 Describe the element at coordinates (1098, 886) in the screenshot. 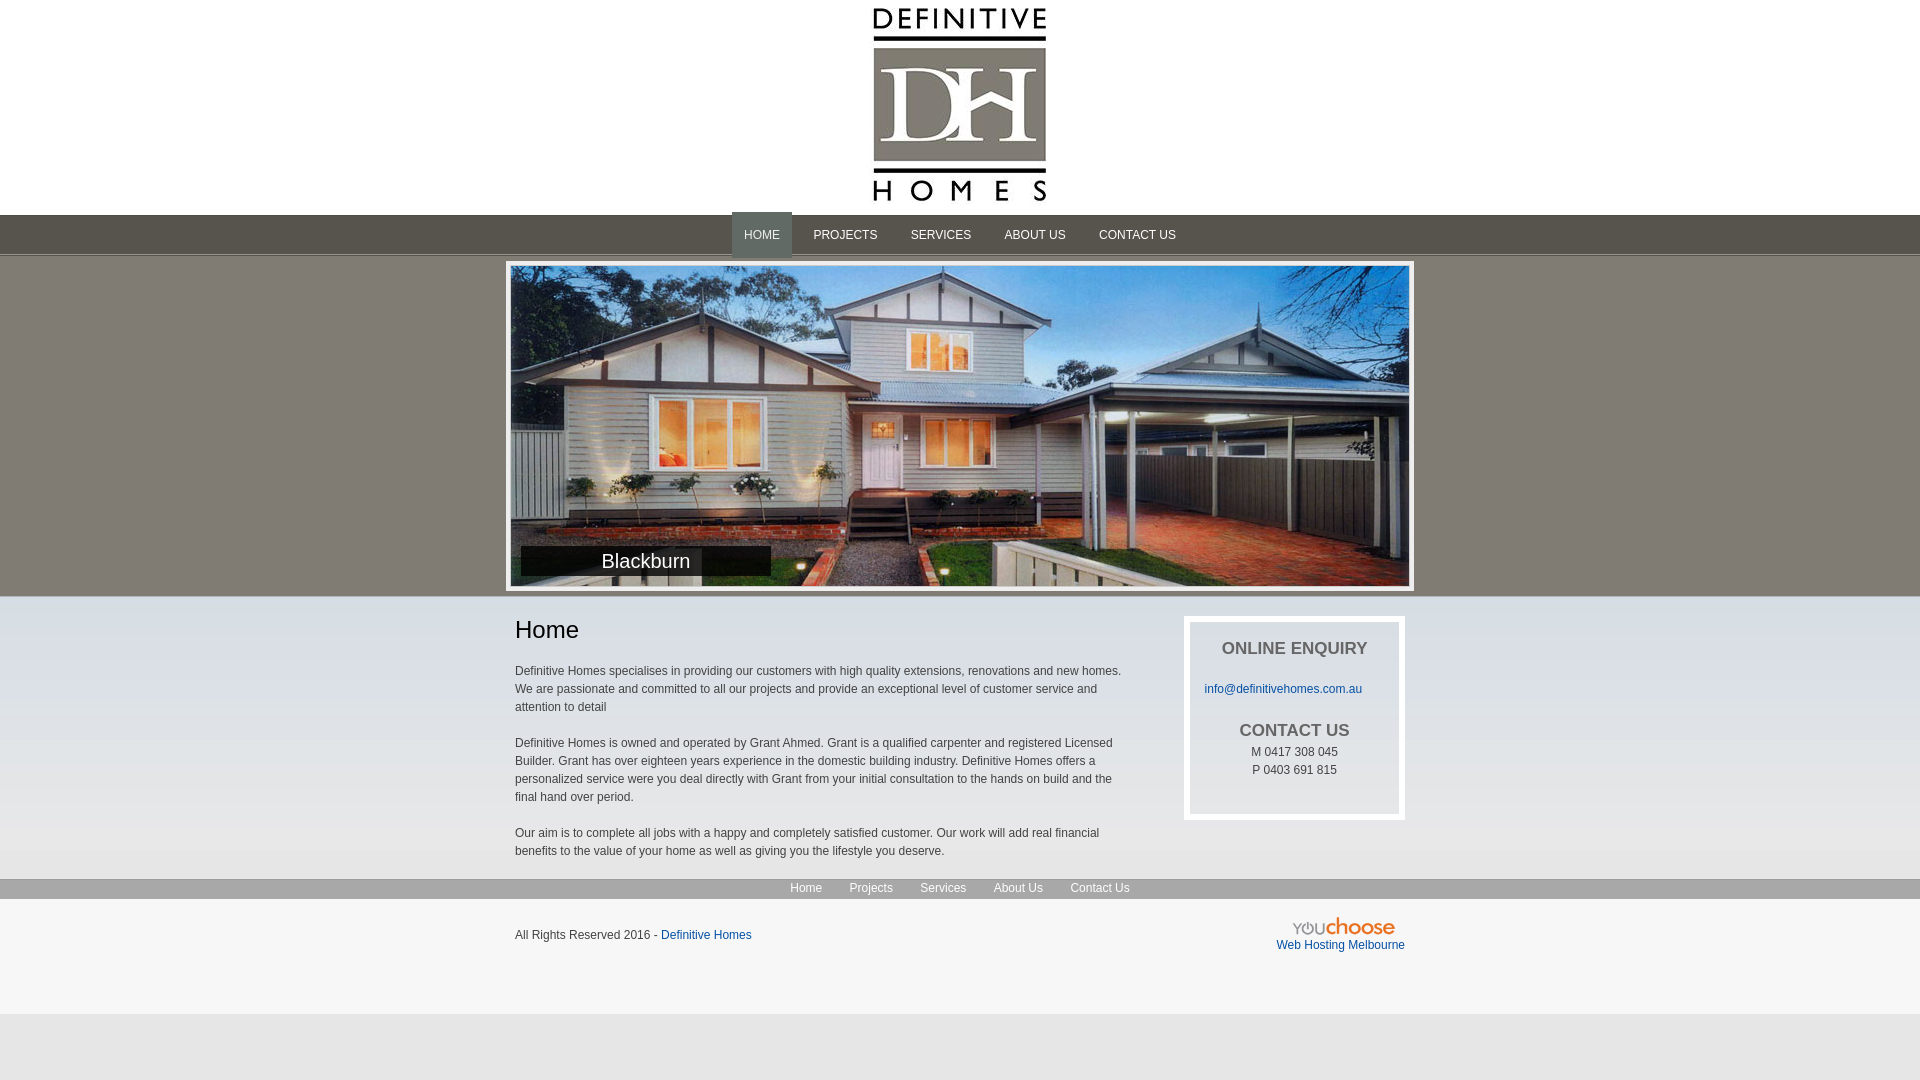

I see `'Contact Us'` at that location.